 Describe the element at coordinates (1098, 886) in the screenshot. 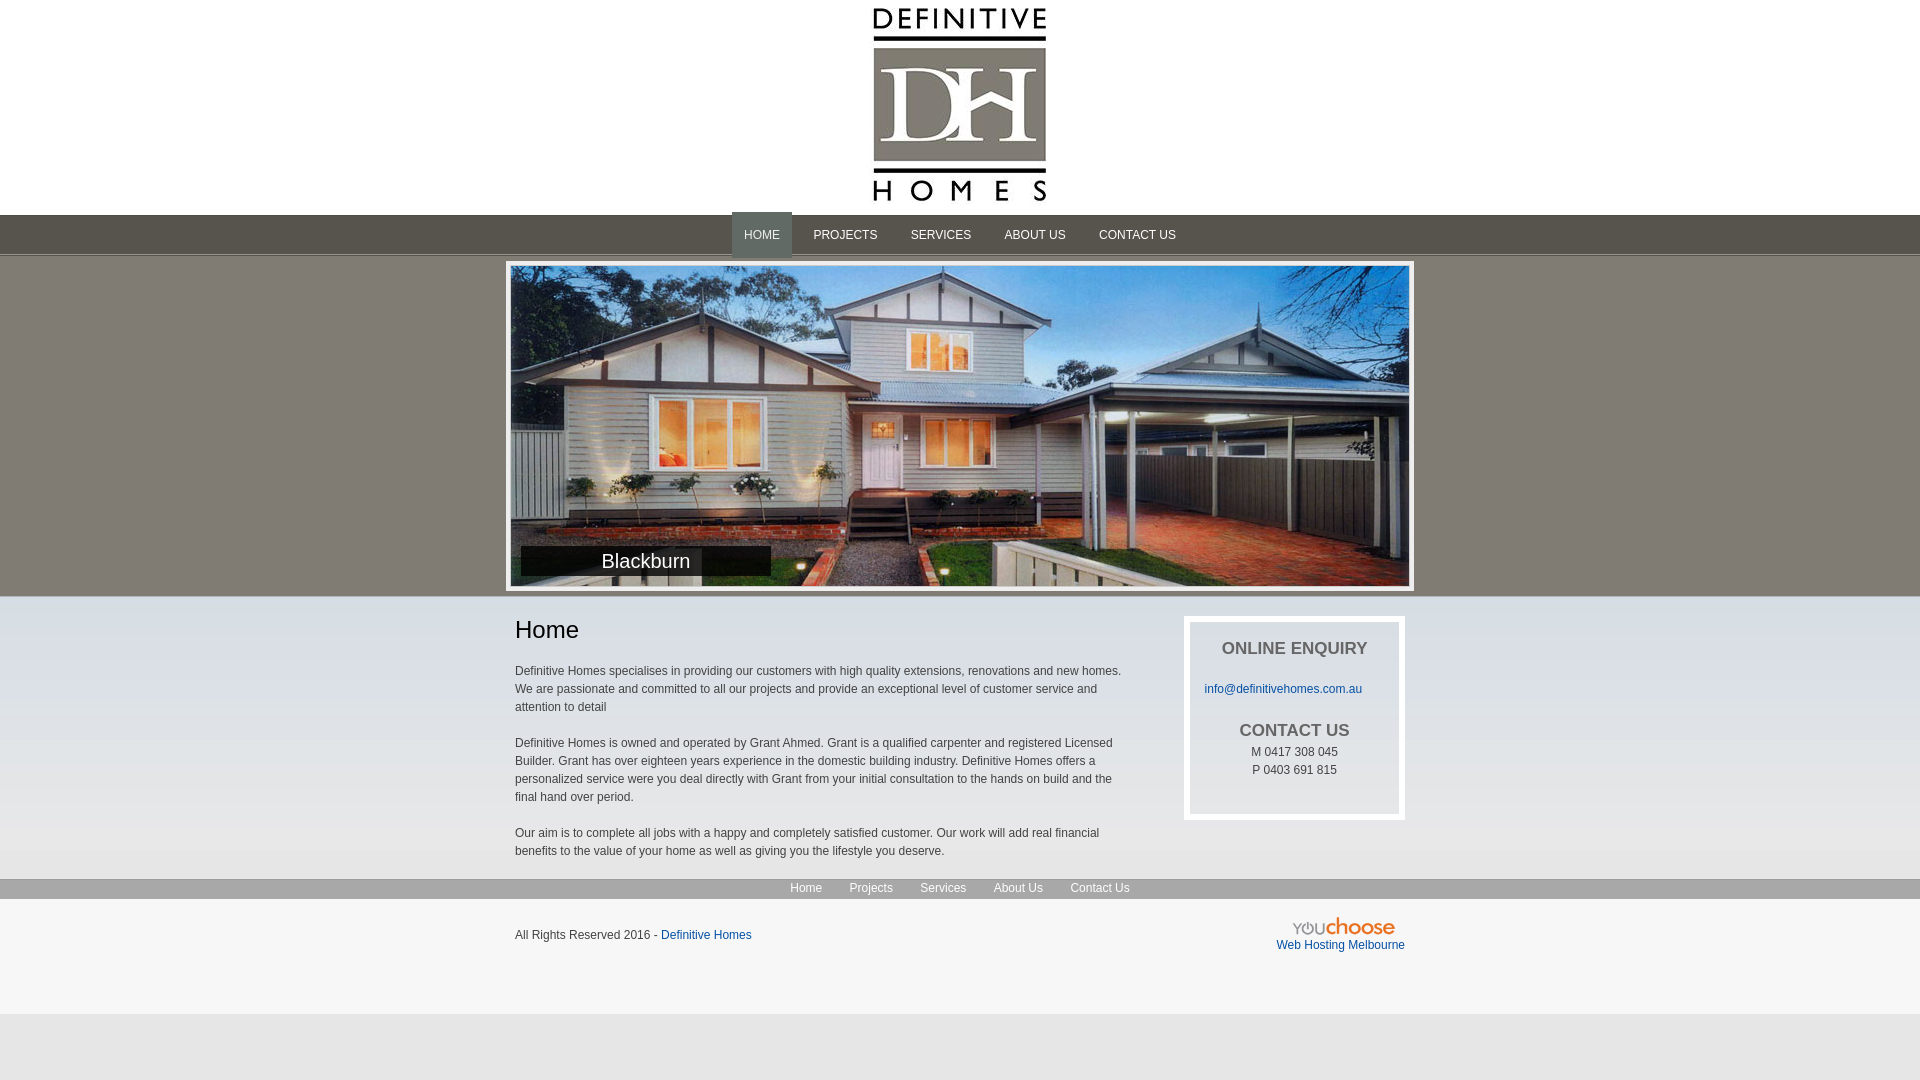

I see `'Contact Us'` at that location.